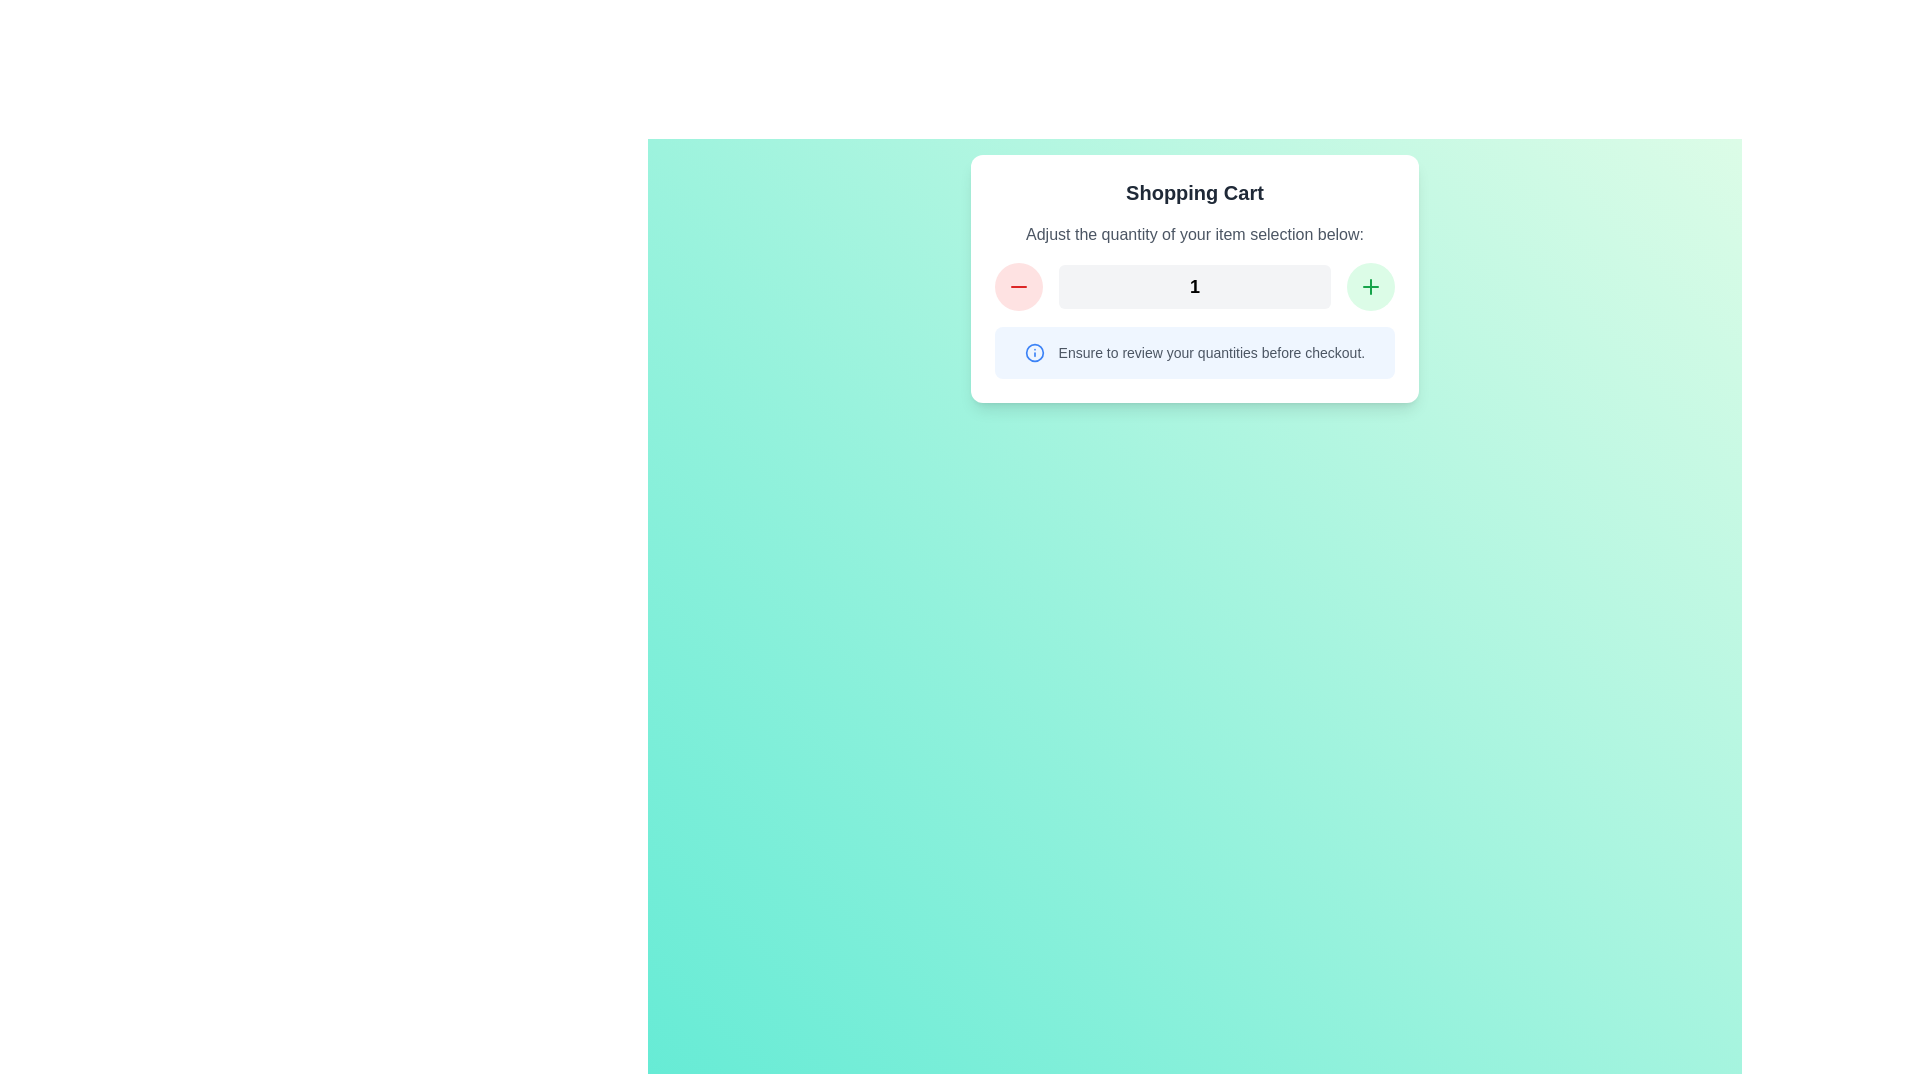 This screenshot has width=1920, height=1080. What do you see at coordinates (1210, 352) in the screenshot?
I see `informational message located in the blue notification bar at the center of the interface, guiding users to review their item quantities before proceeding to checkout` at bounding box center [1210, 352].